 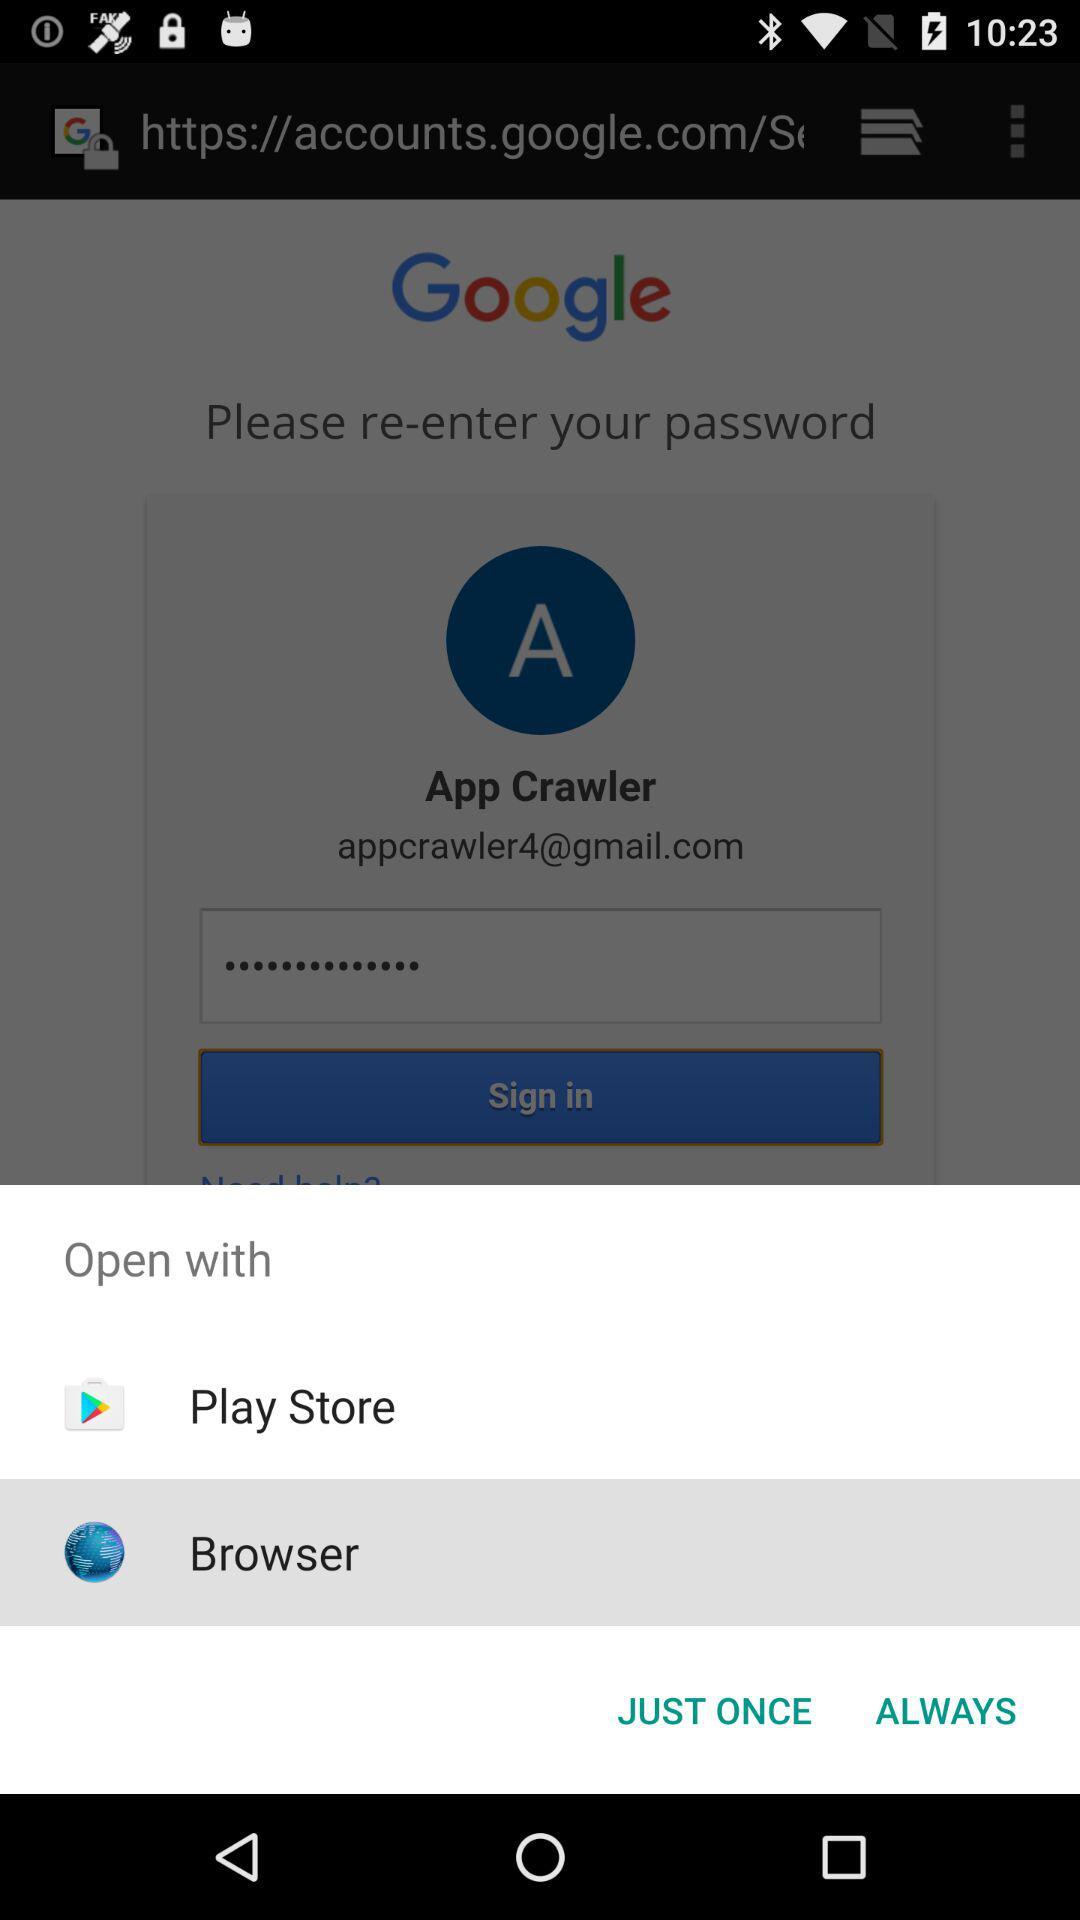 What do you see at coordinates (292, 1404) in the screenshot?
I see `app below the open with` at bounding box center [292, 1404].